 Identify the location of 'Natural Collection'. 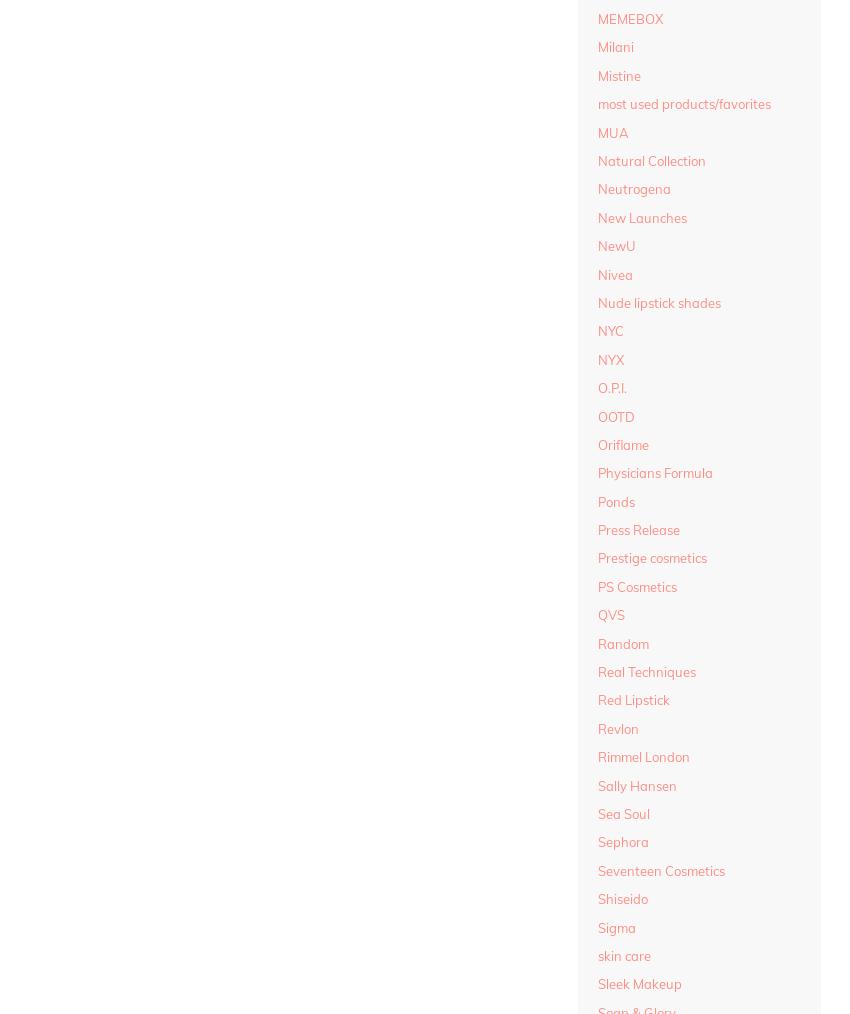
(652, 161).